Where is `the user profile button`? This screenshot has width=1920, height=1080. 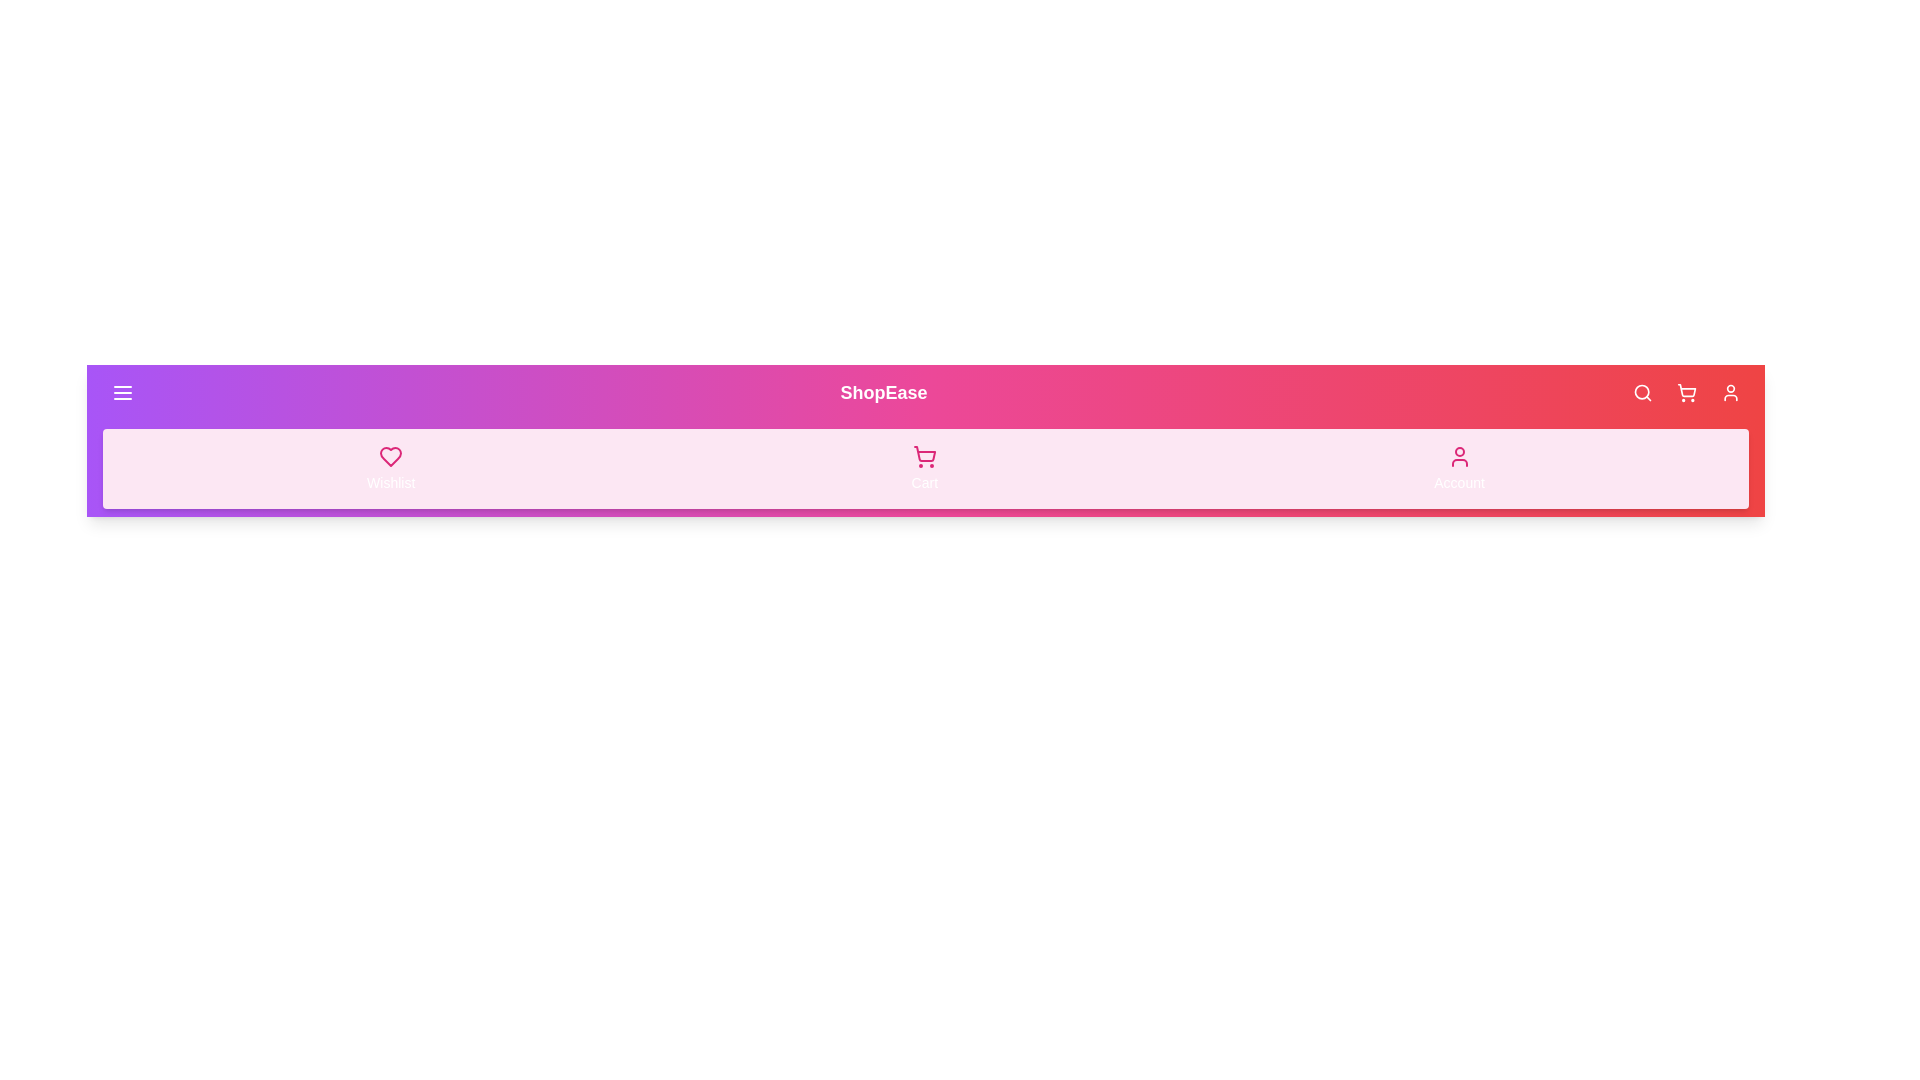 the user profile button is located at coordinates (1730, 393).